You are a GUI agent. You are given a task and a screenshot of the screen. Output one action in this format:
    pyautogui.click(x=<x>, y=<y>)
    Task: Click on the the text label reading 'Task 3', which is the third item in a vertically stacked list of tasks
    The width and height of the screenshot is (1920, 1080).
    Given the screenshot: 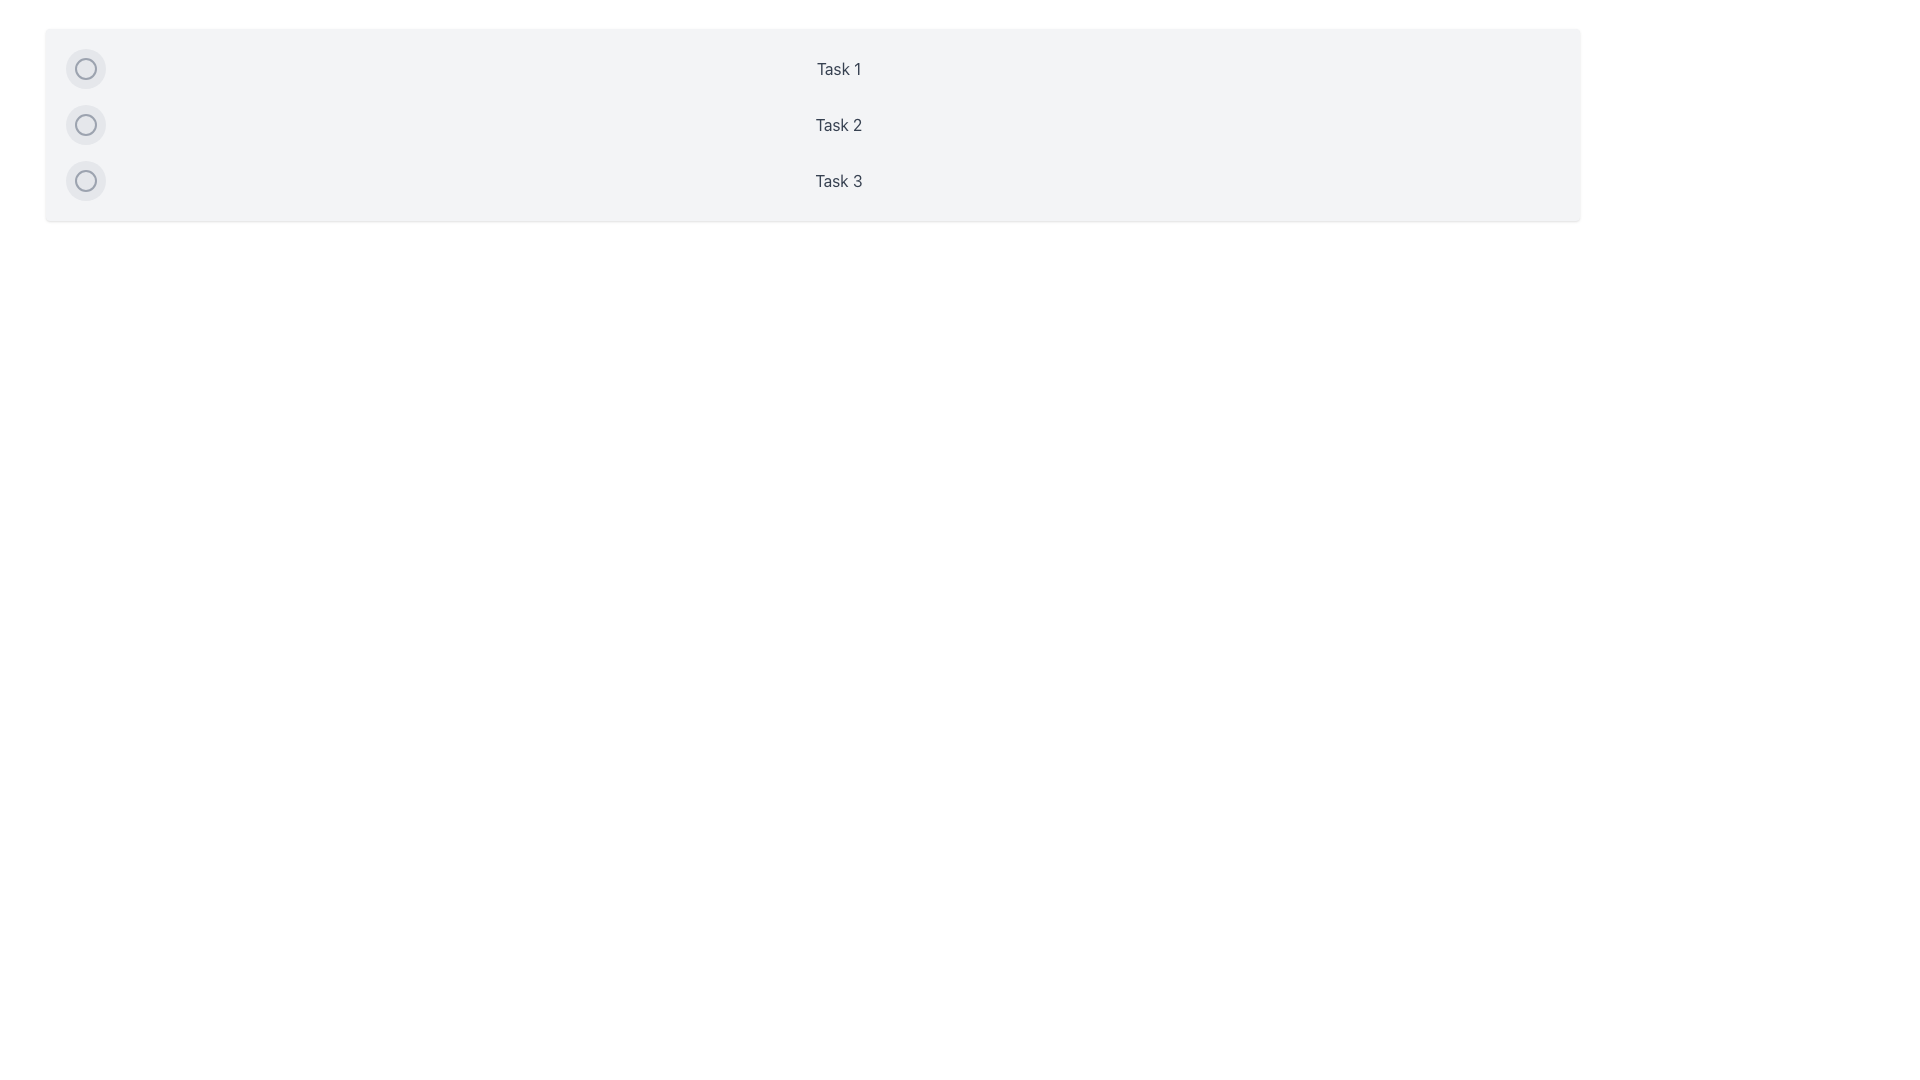 What is the action you would take?
    pyautogui.click(x=812, y=181)
    